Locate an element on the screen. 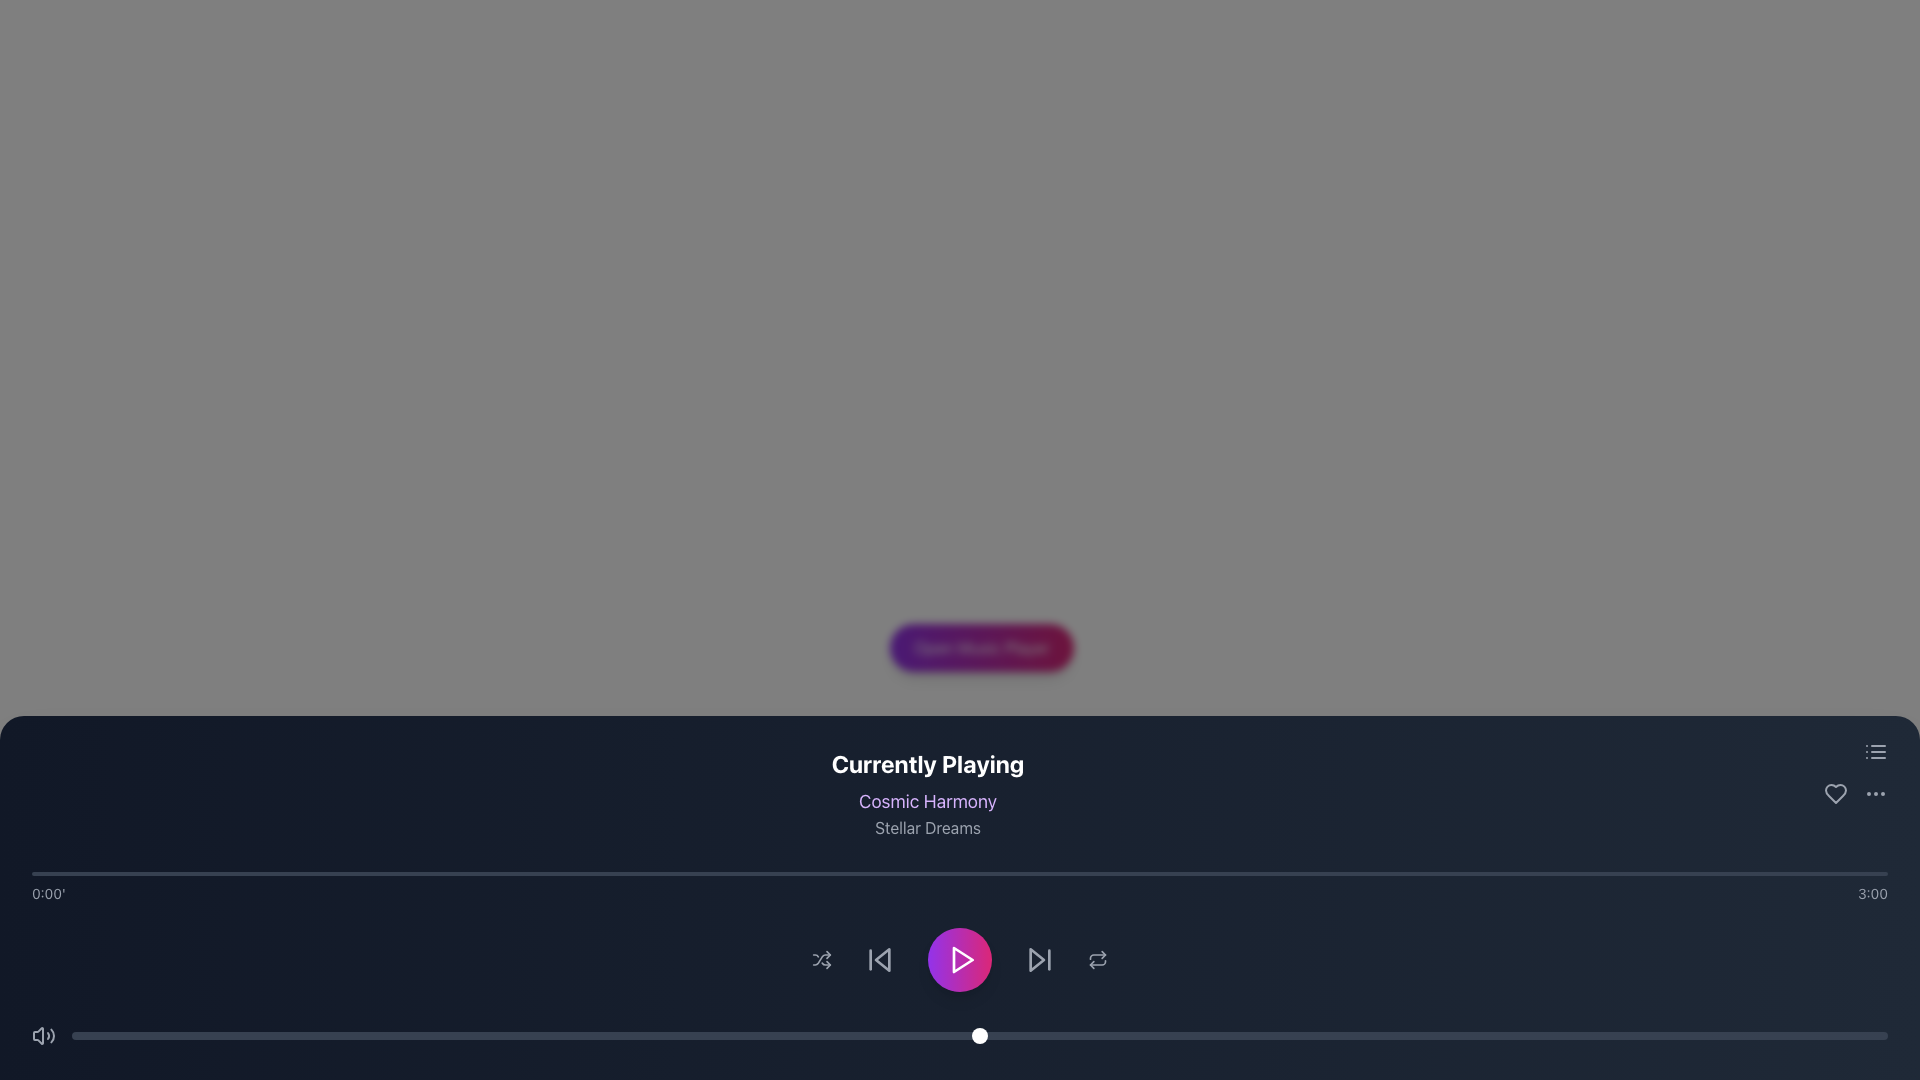 The width and height of the screenshot is (1920, 1080). the slider is located at coordinates (307, 1035).